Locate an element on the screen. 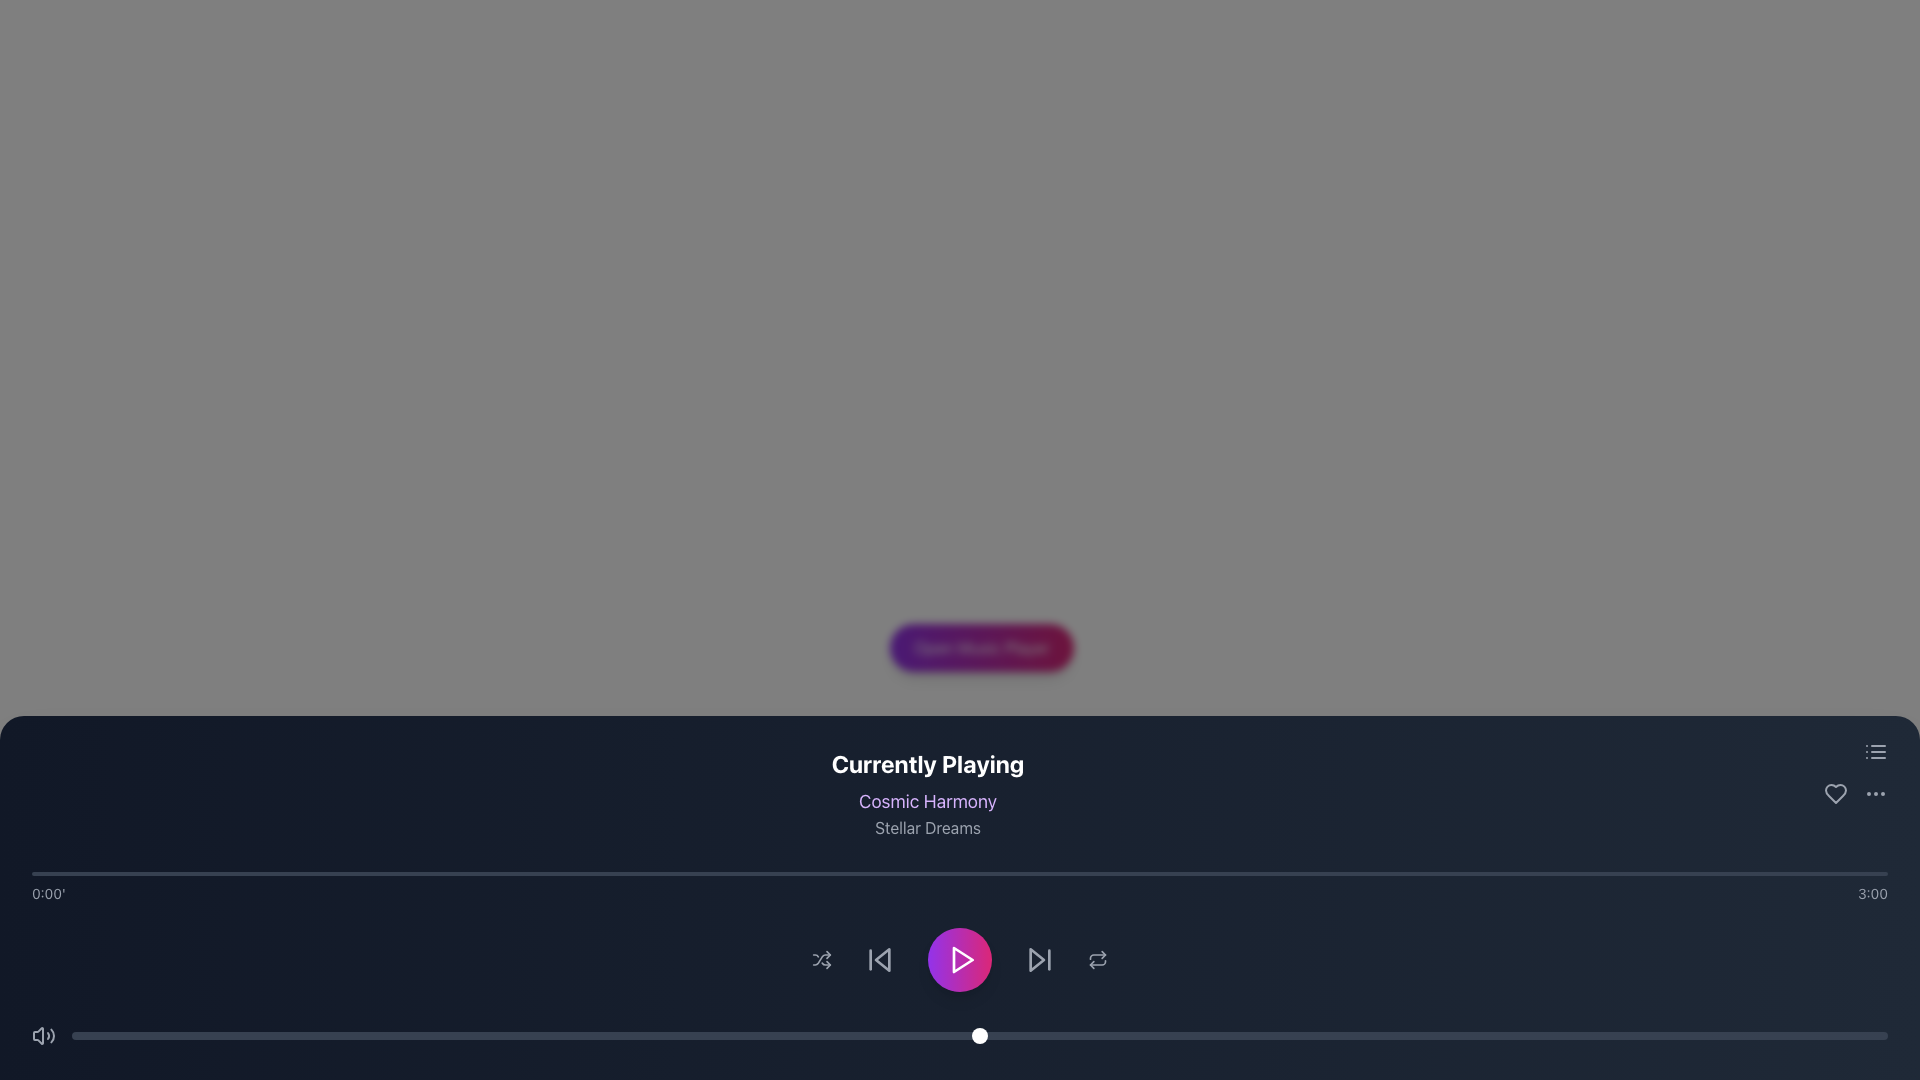 The width and height of the screenshot is (1920, 1080). the slider is located at coordinates (307, 1035).